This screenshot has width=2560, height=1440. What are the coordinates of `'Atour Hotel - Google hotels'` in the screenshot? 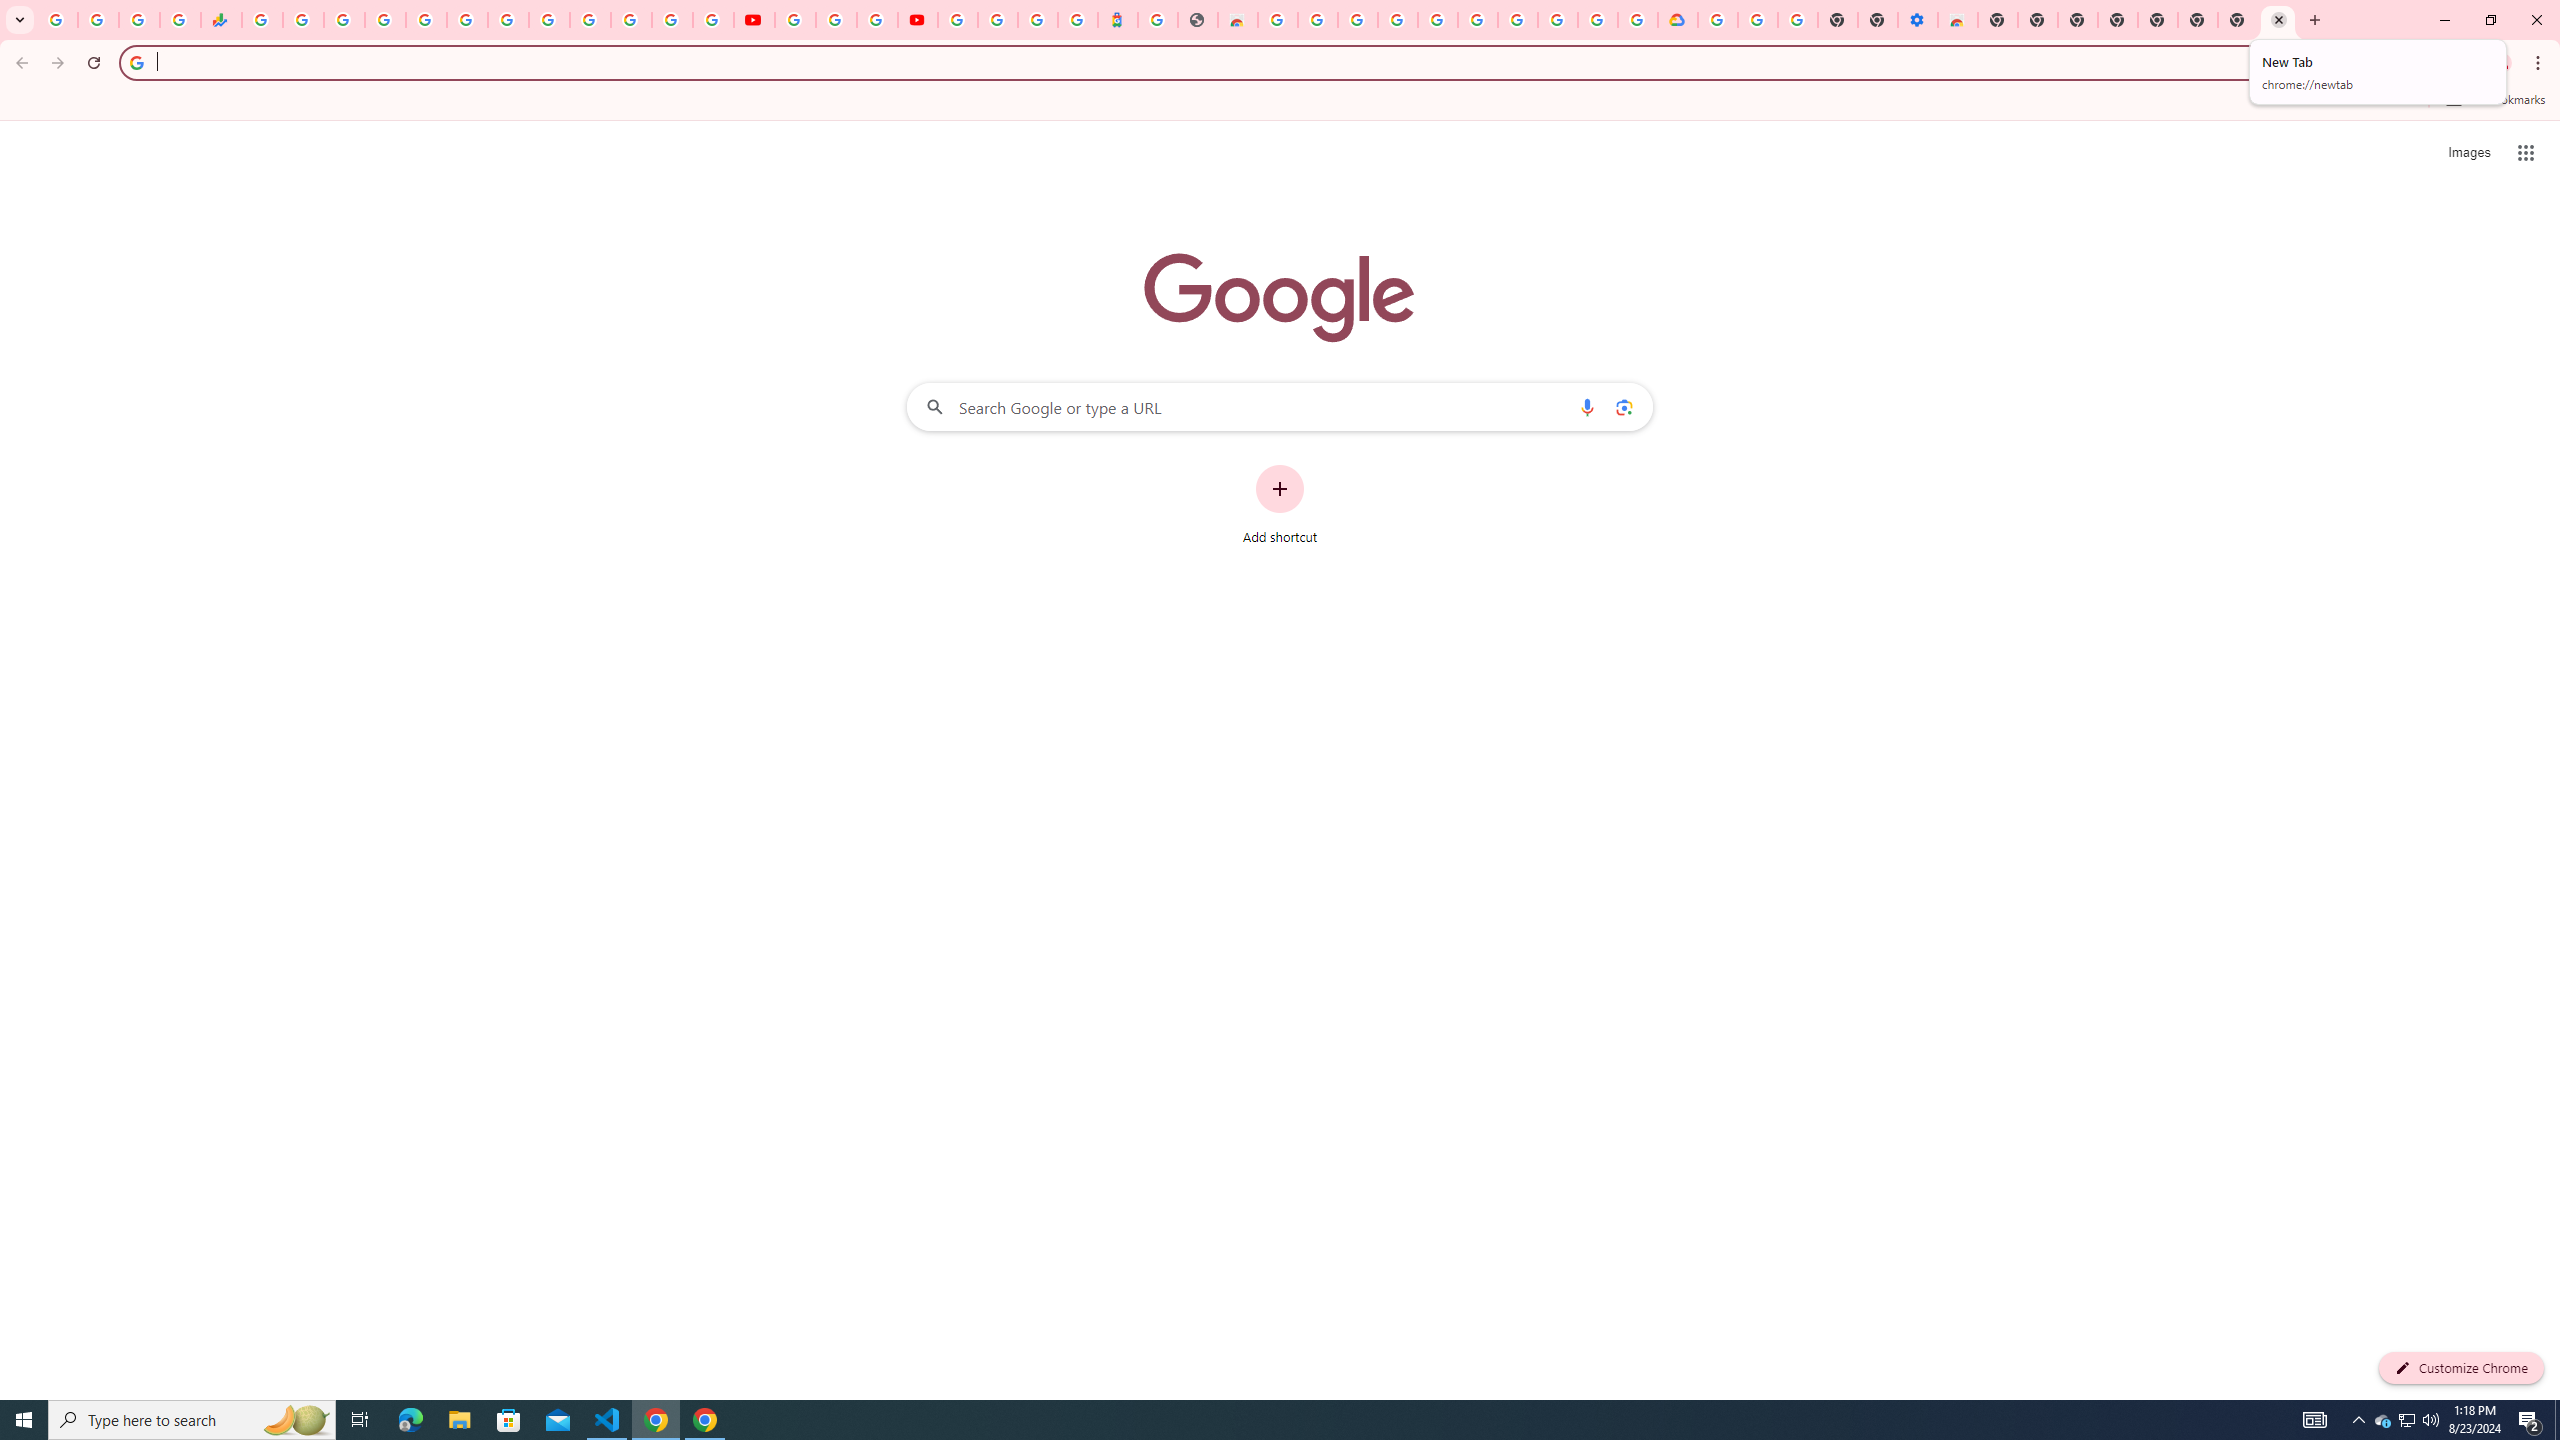 It's located at (1116, 19).